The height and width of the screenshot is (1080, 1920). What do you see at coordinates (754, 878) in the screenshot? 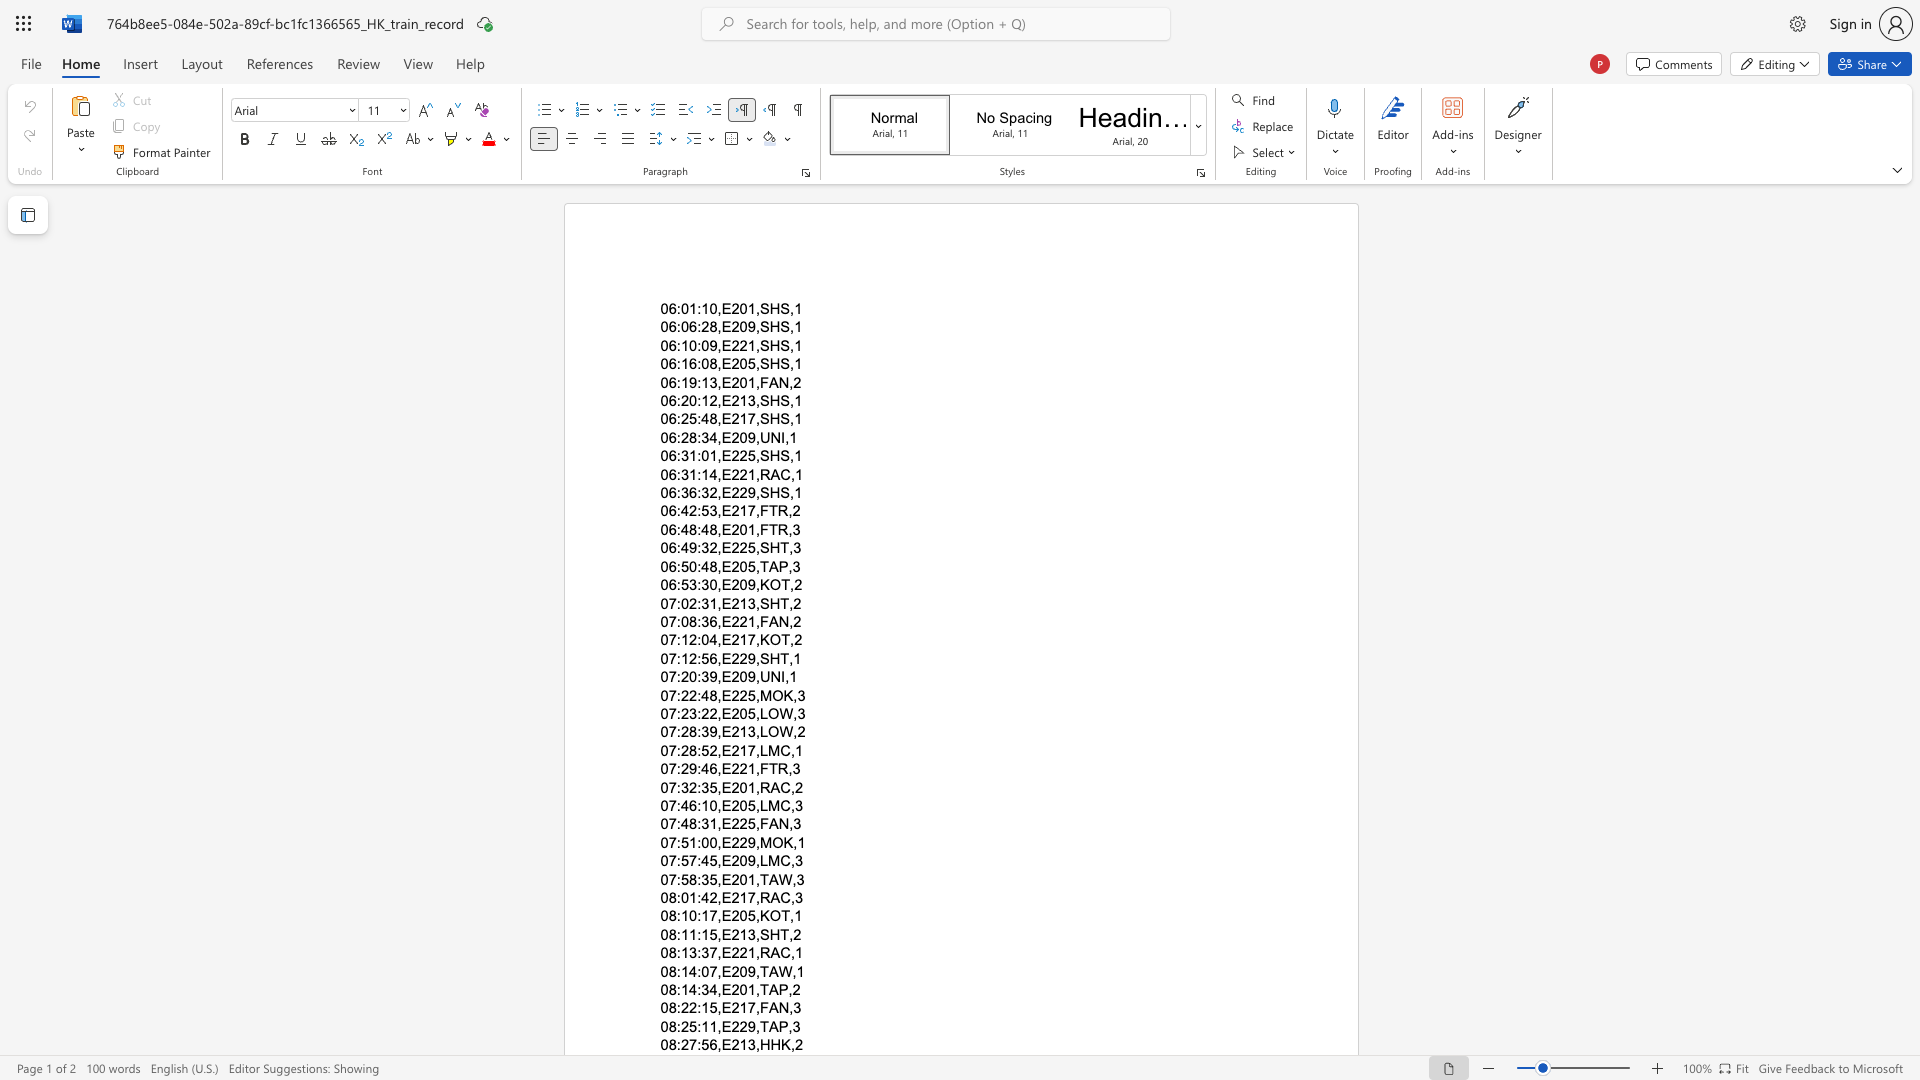
I see `the subset text ",TAW,3" within the text "07:58:35,E201,TAW,3"` at bounding box center [754, 878].